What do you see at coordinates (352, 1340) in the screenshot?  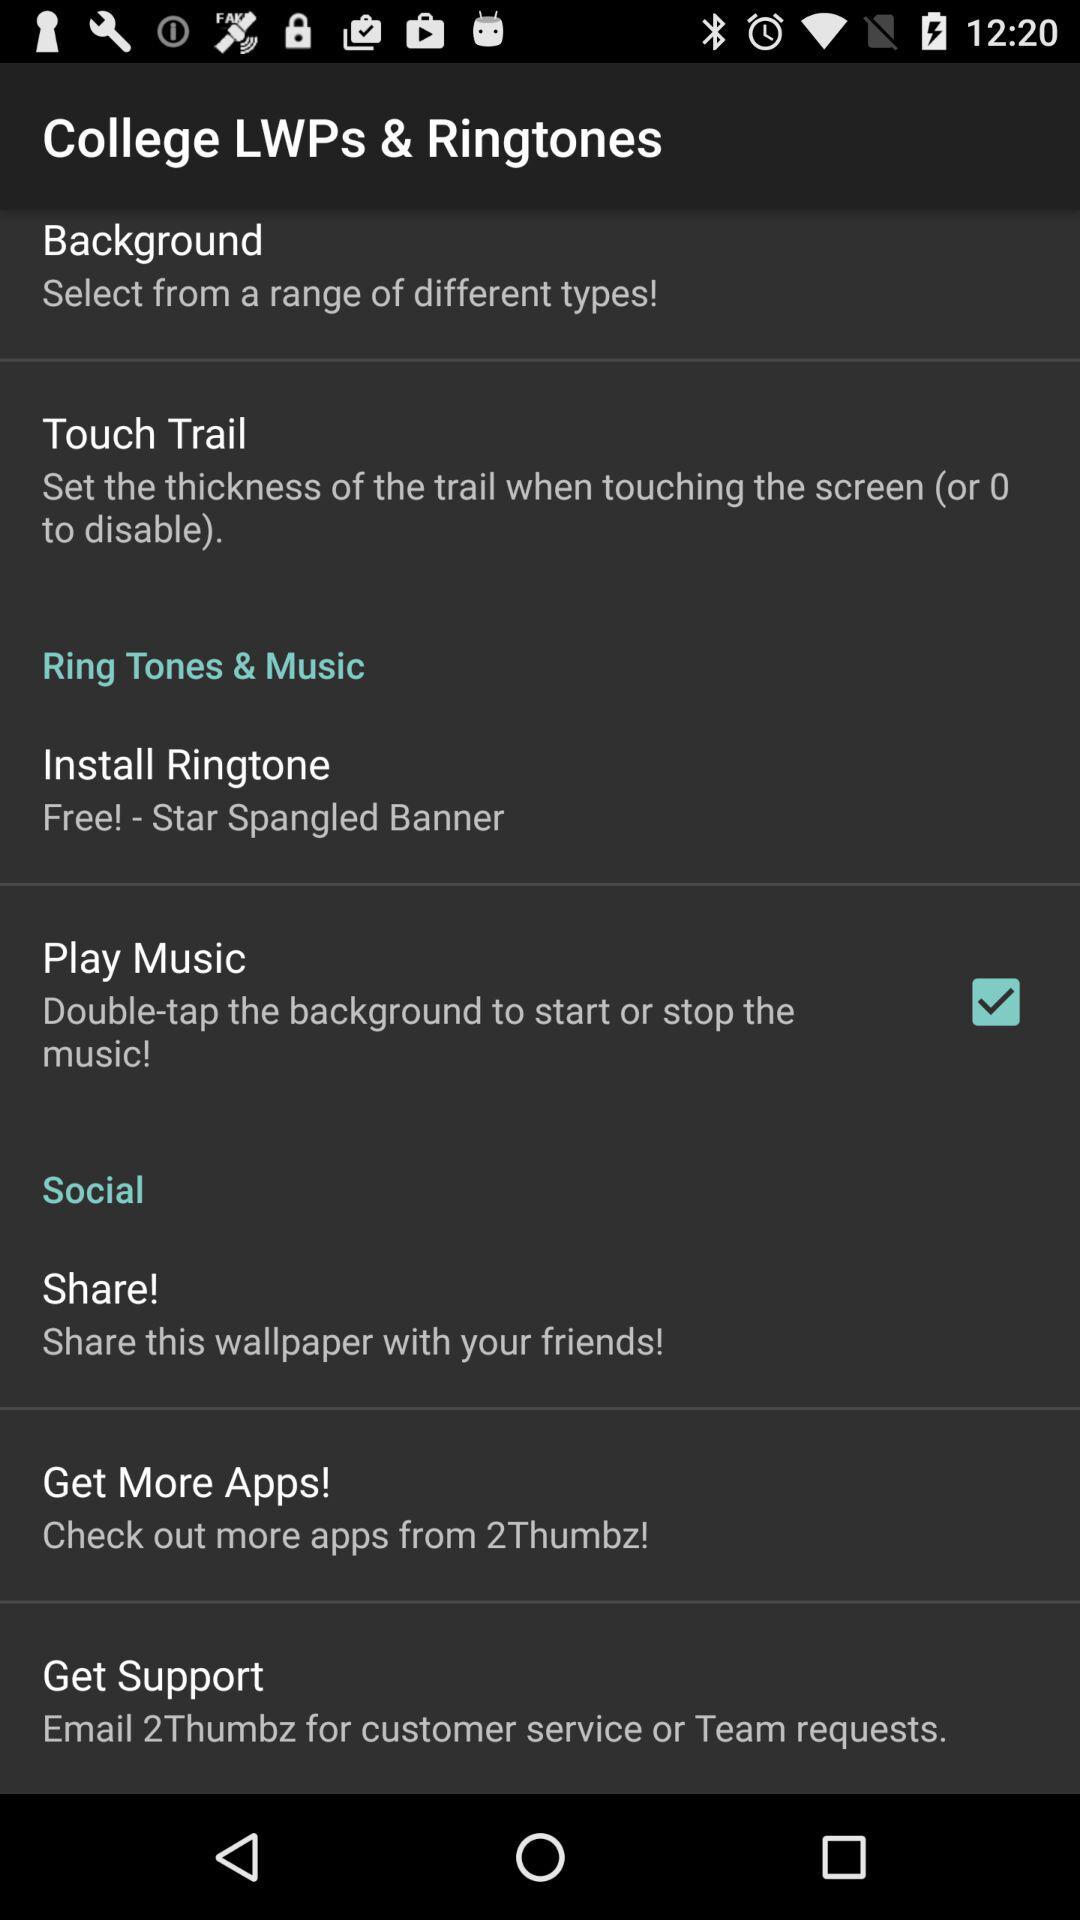 I see `icon below share! app` at bounding box center [352, 1340].